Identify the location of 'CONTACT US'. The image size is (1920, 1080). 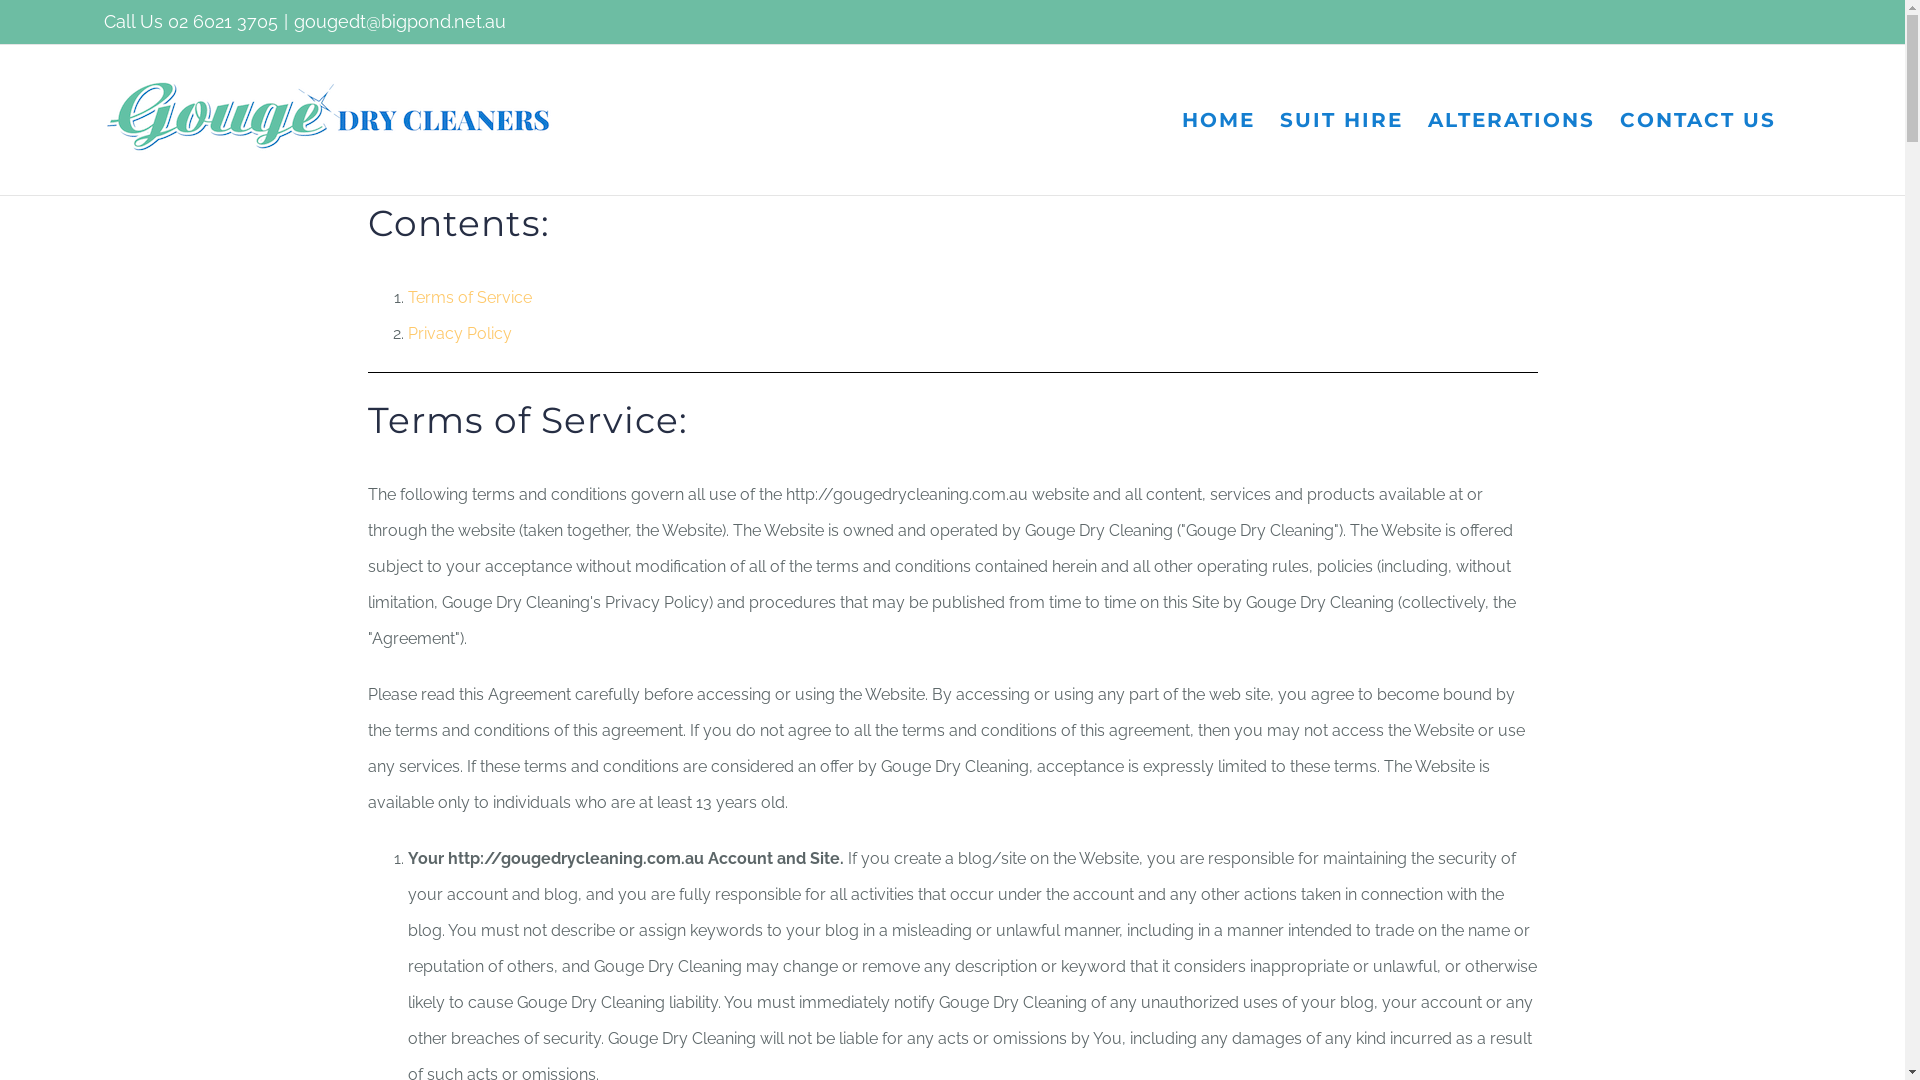
(1620, 119).